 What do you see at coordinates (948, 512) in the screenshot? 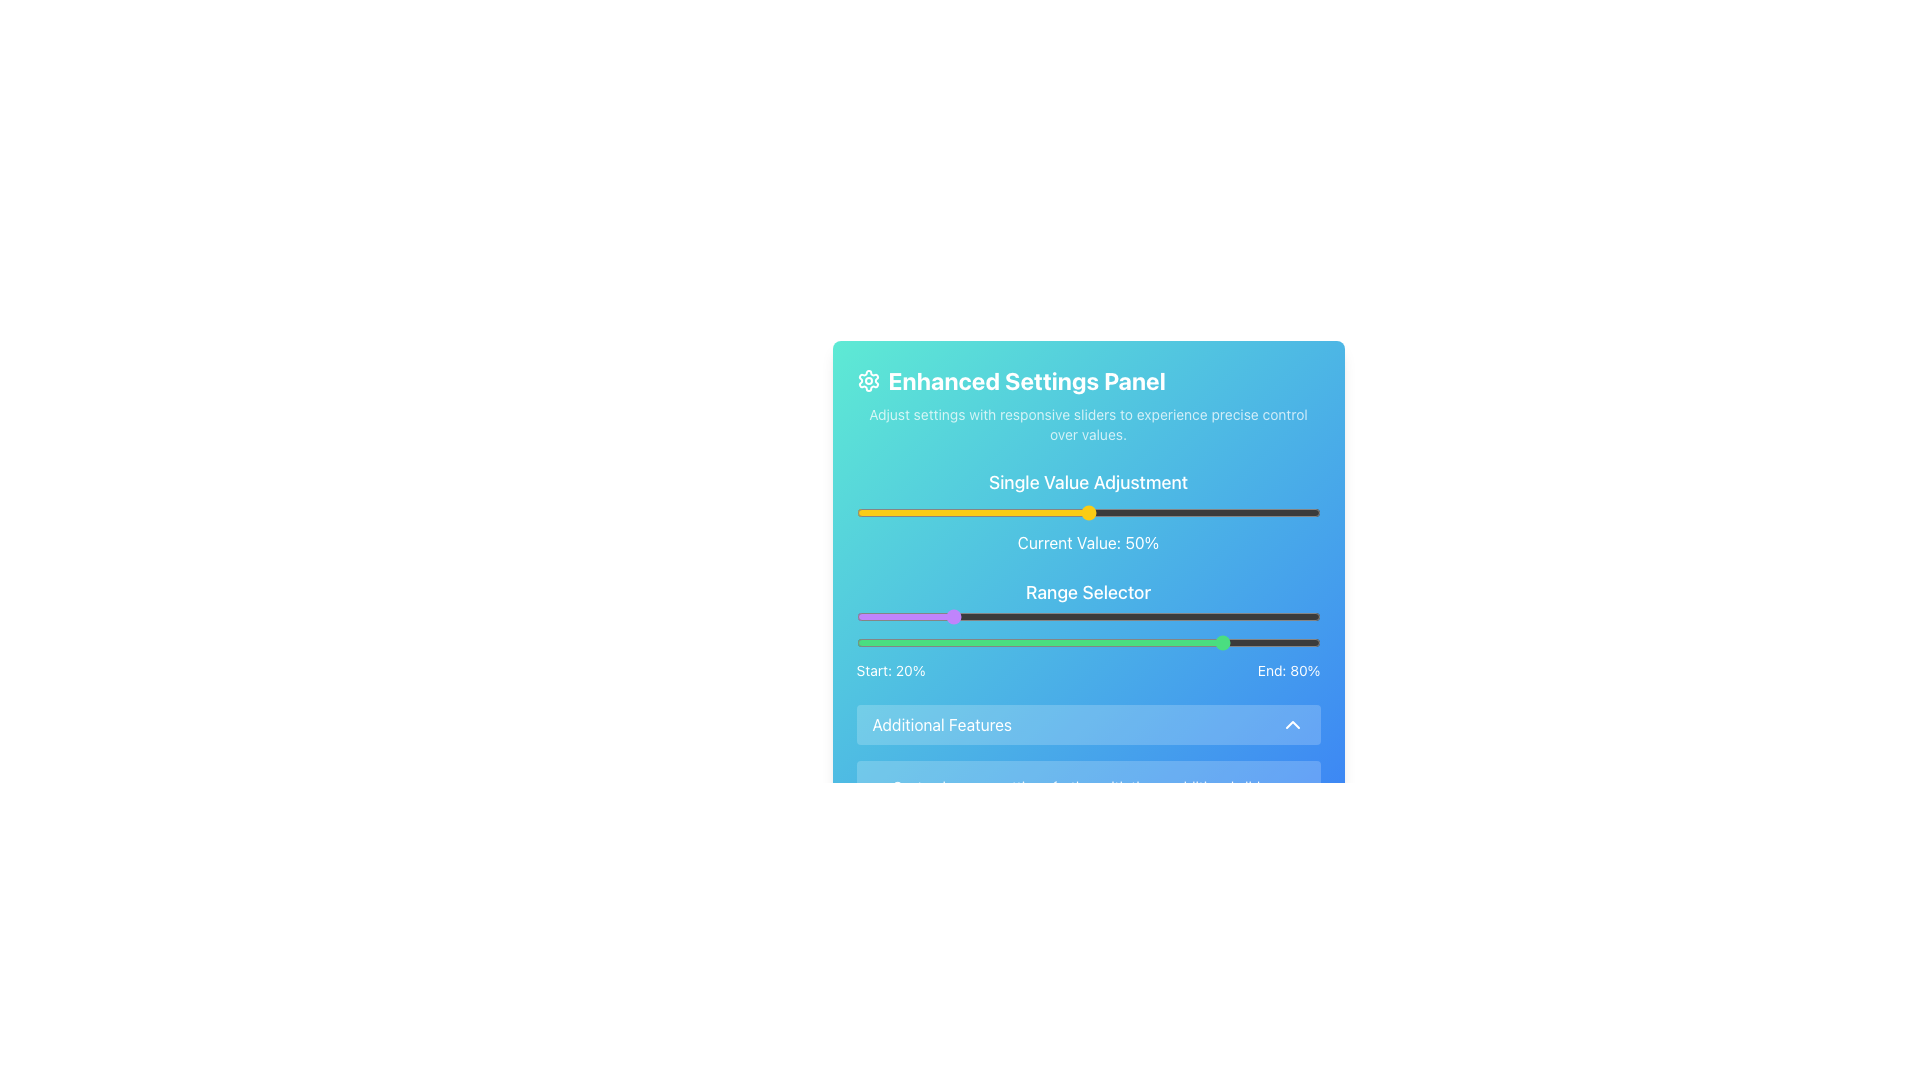
I see `the slider value` at bounding box center [948, 512].